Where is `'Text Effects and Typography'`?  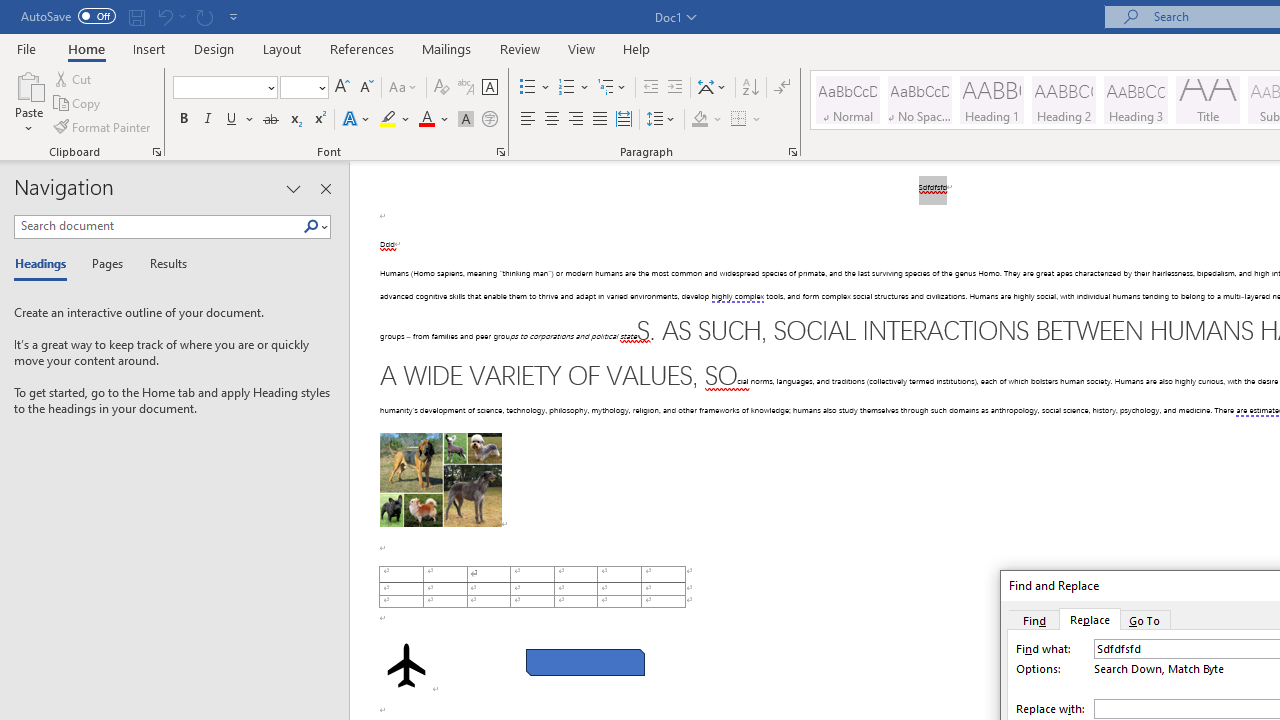 'Text Effects and Typography' is located at coordinates (357, 119).